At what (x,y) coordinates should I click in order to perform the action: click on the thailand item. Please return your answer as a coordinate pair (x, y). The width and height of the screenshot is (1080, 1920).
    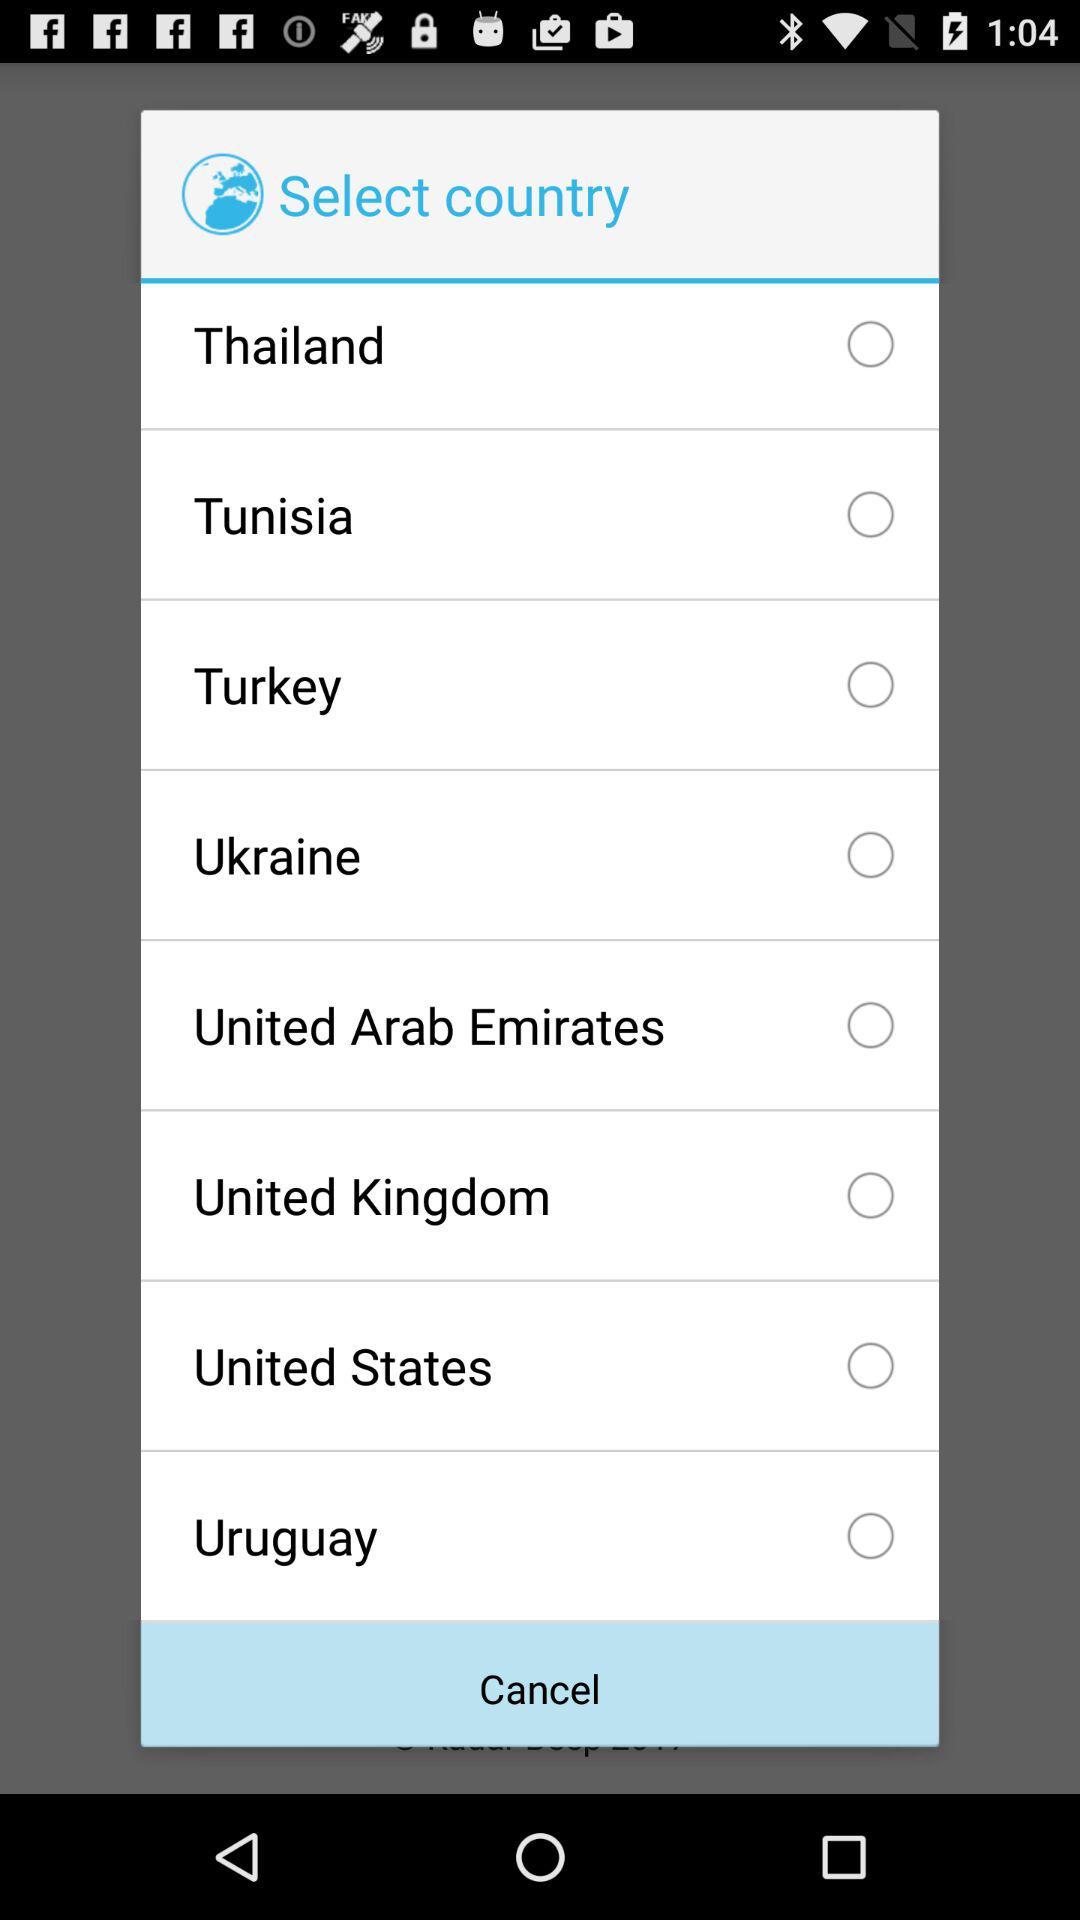
    Looking at the image, I should click on (540, 355).